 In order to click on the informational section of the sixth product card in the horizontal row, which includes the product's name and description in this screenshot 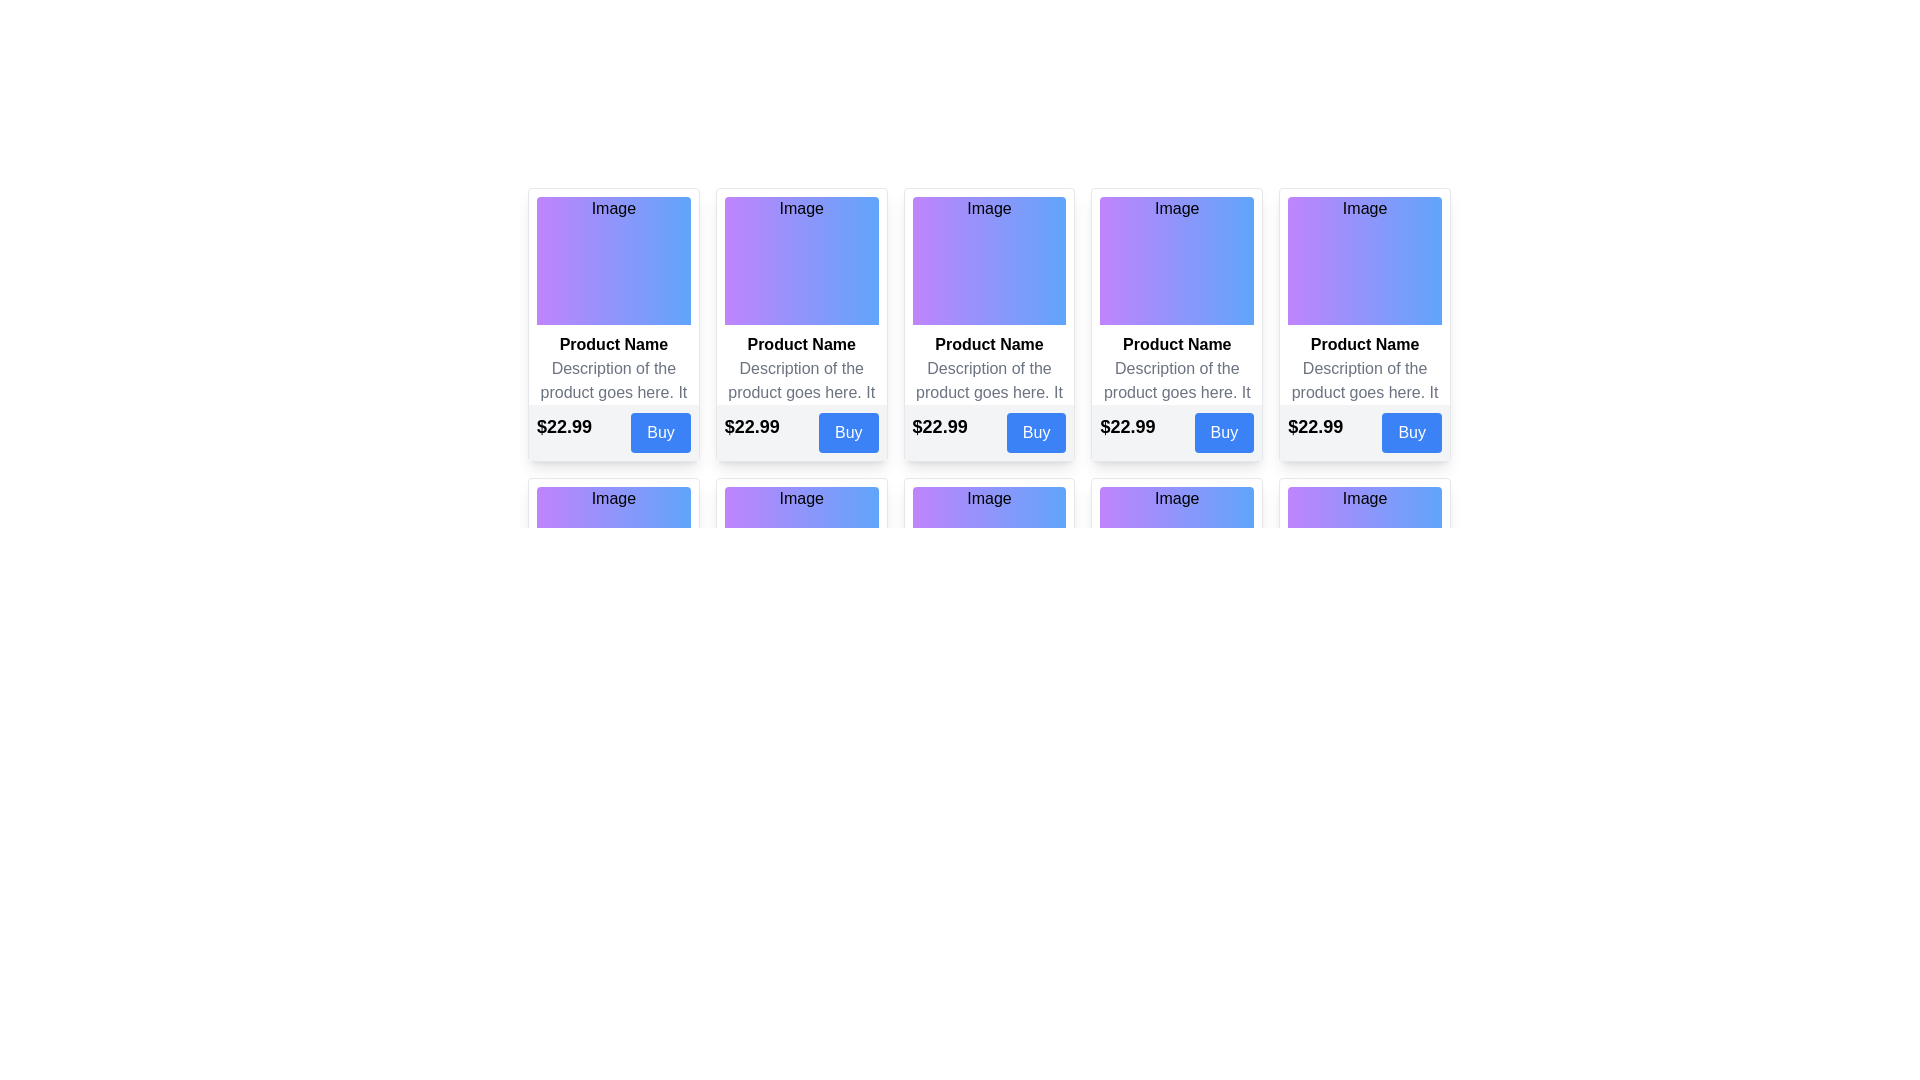, I will do `click(1364, 323)`.